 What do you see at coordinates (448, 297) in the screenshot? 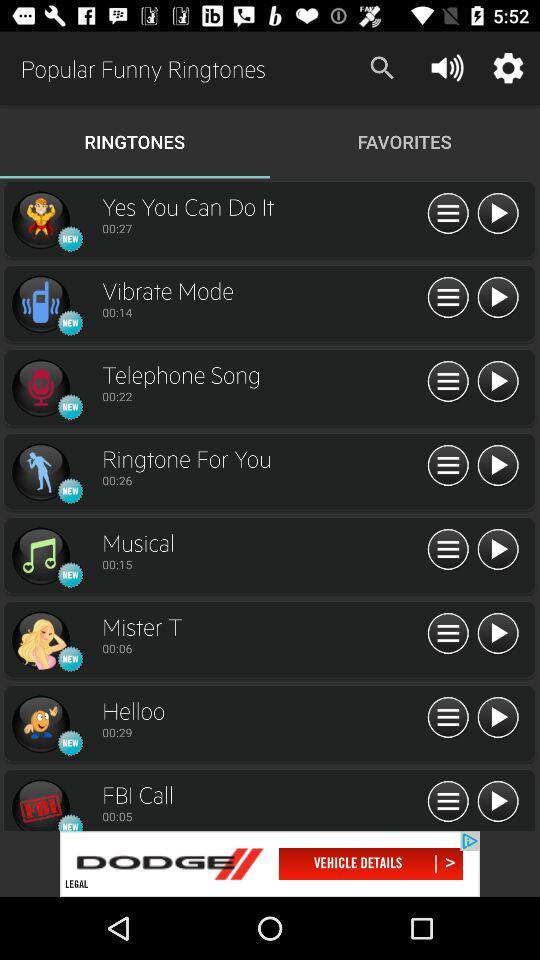
I see `options of ringtone` at bounding box center [448, 297].